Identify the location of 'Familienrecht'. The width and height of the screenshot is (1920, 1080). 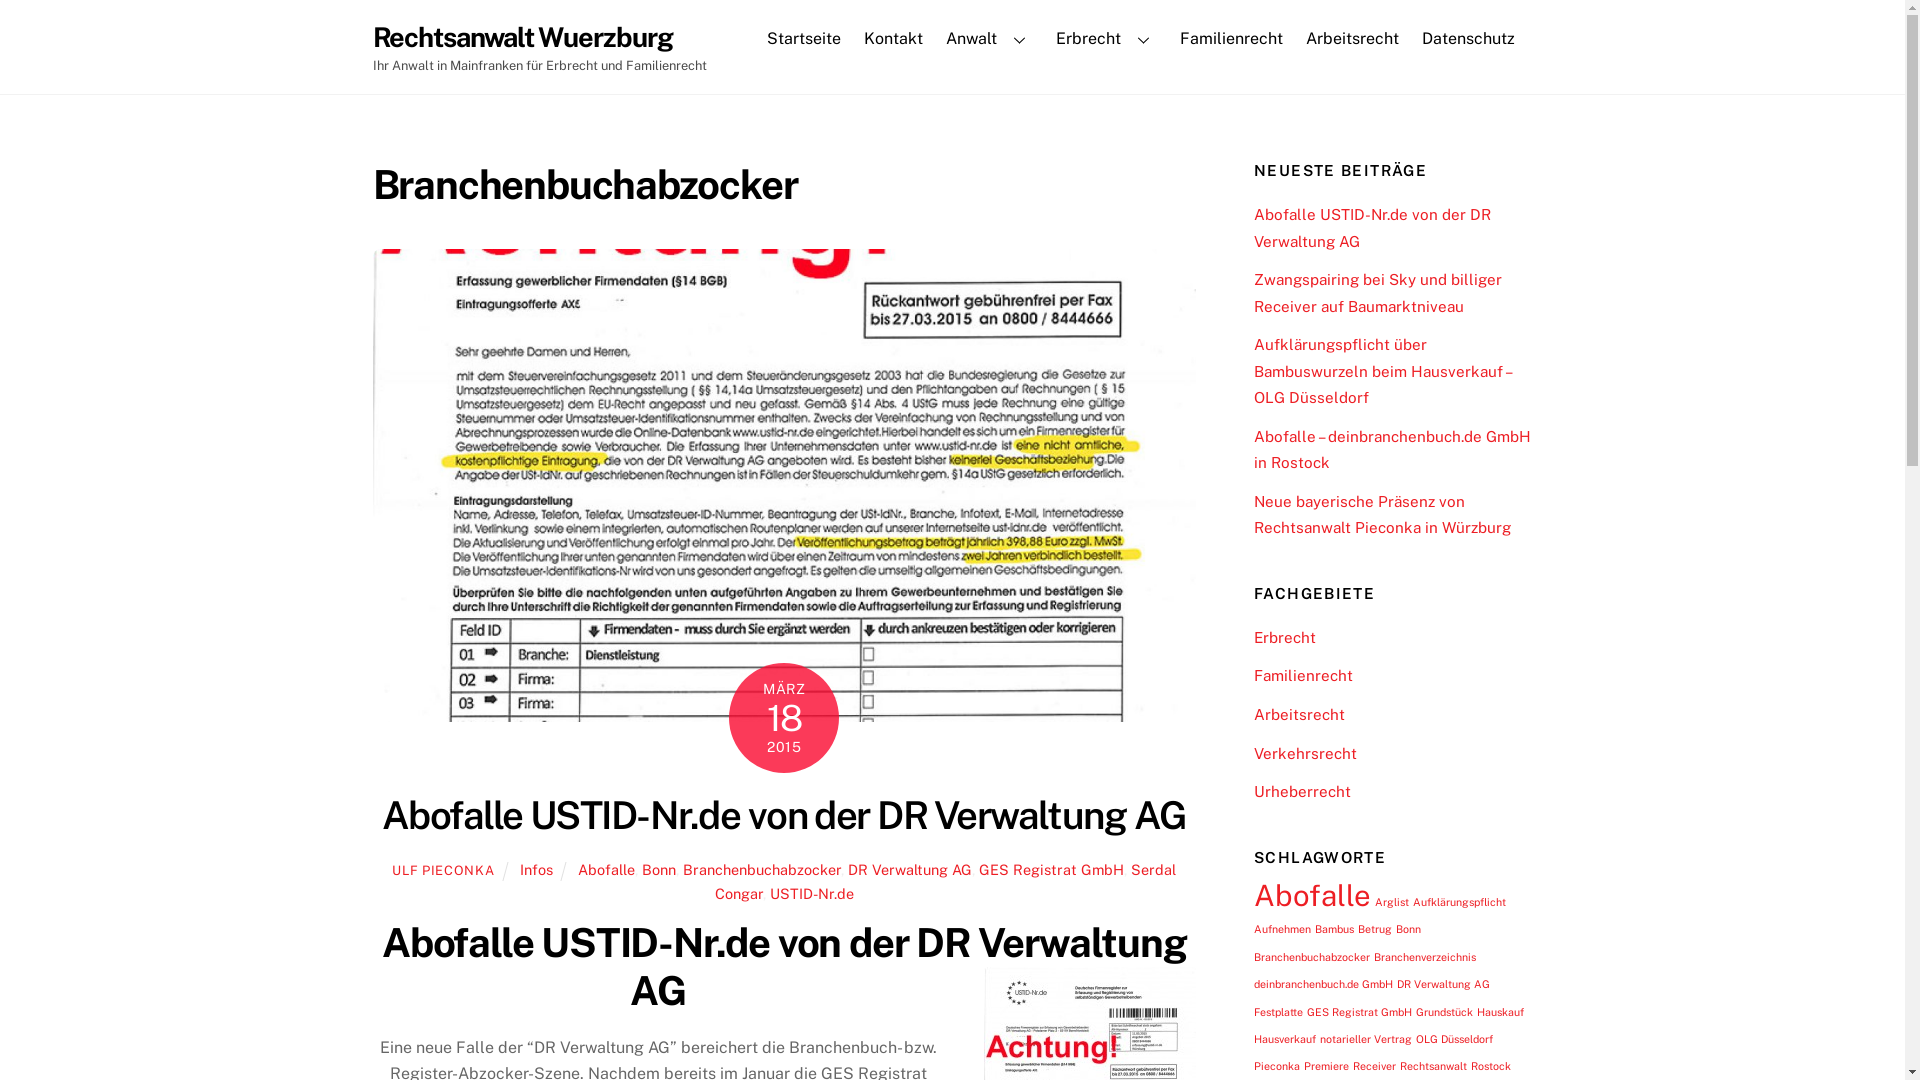
(1229, 38).